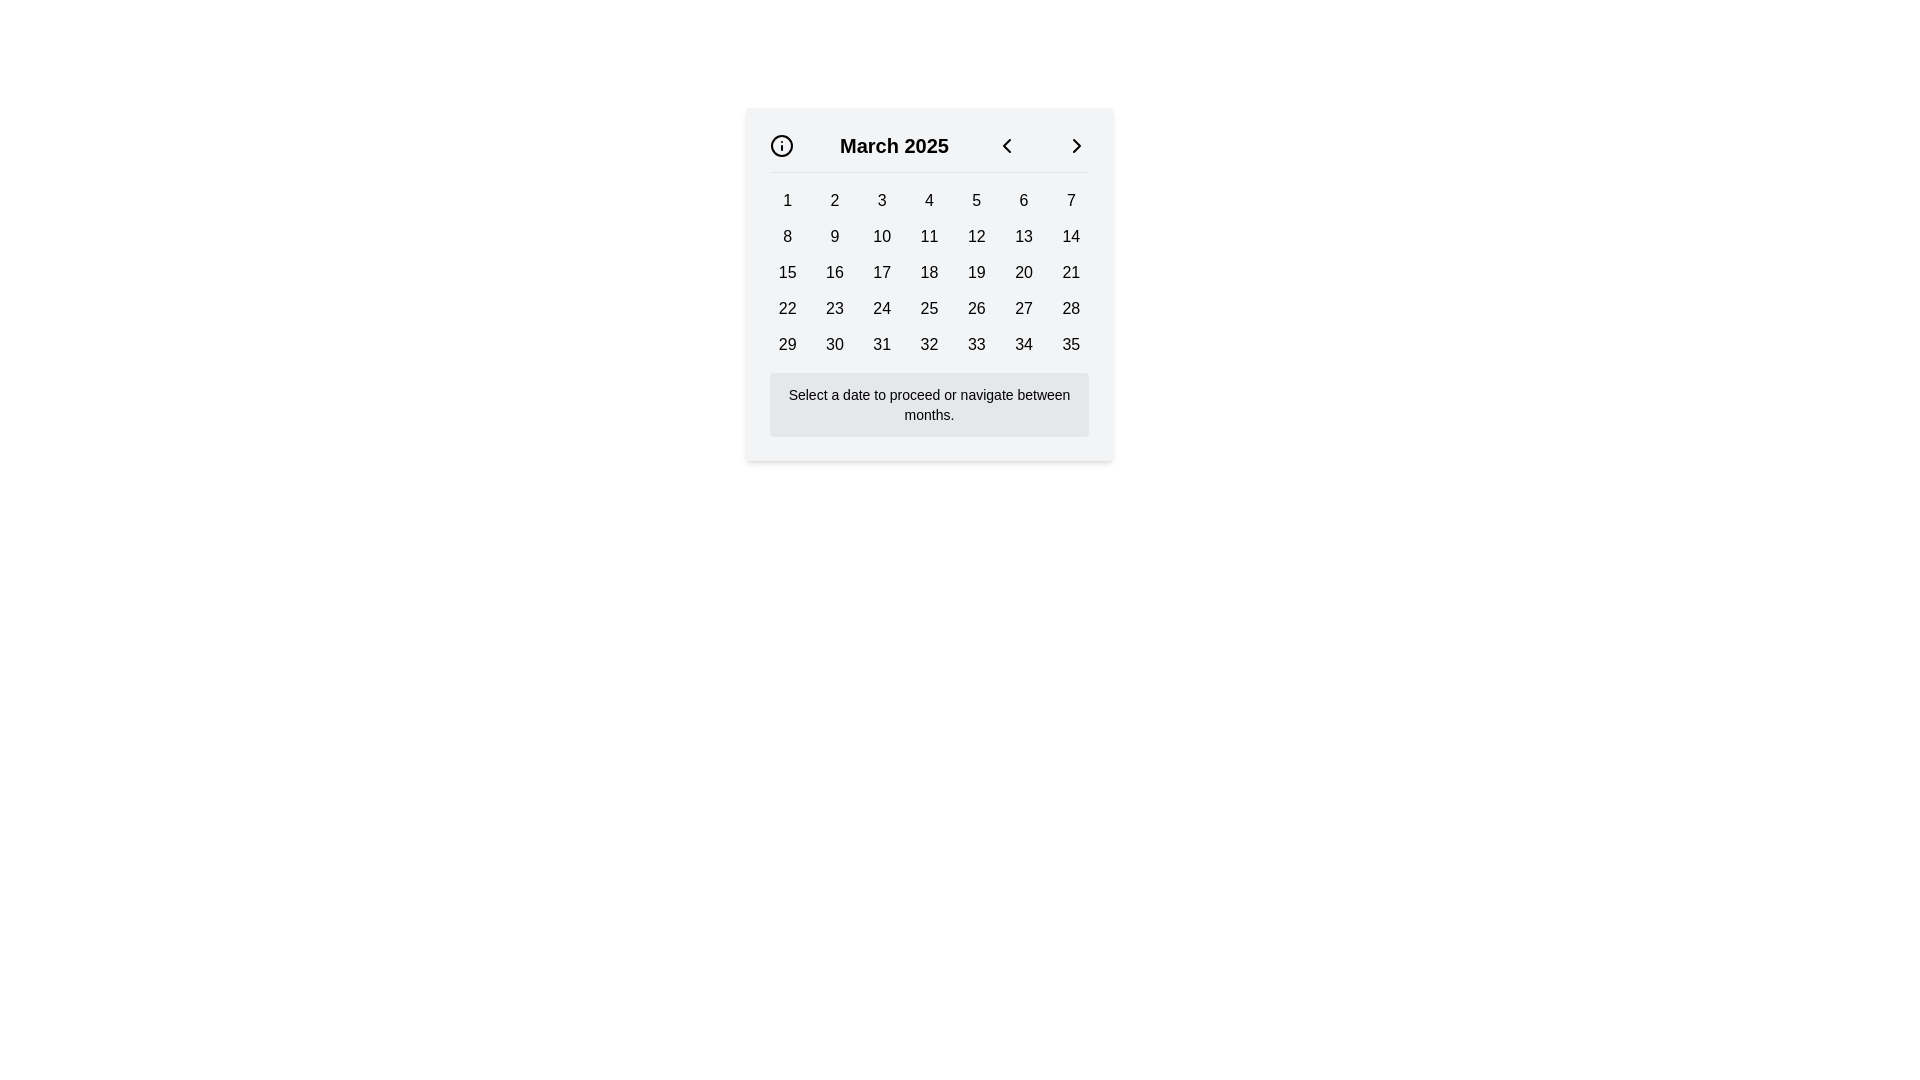 This screenshot has width=1920, height=1080. Describe the element at coordinates (976, 273) in the screenshot. I see `the date button for the 19th of March 2025 in the calendar interface` at that location.